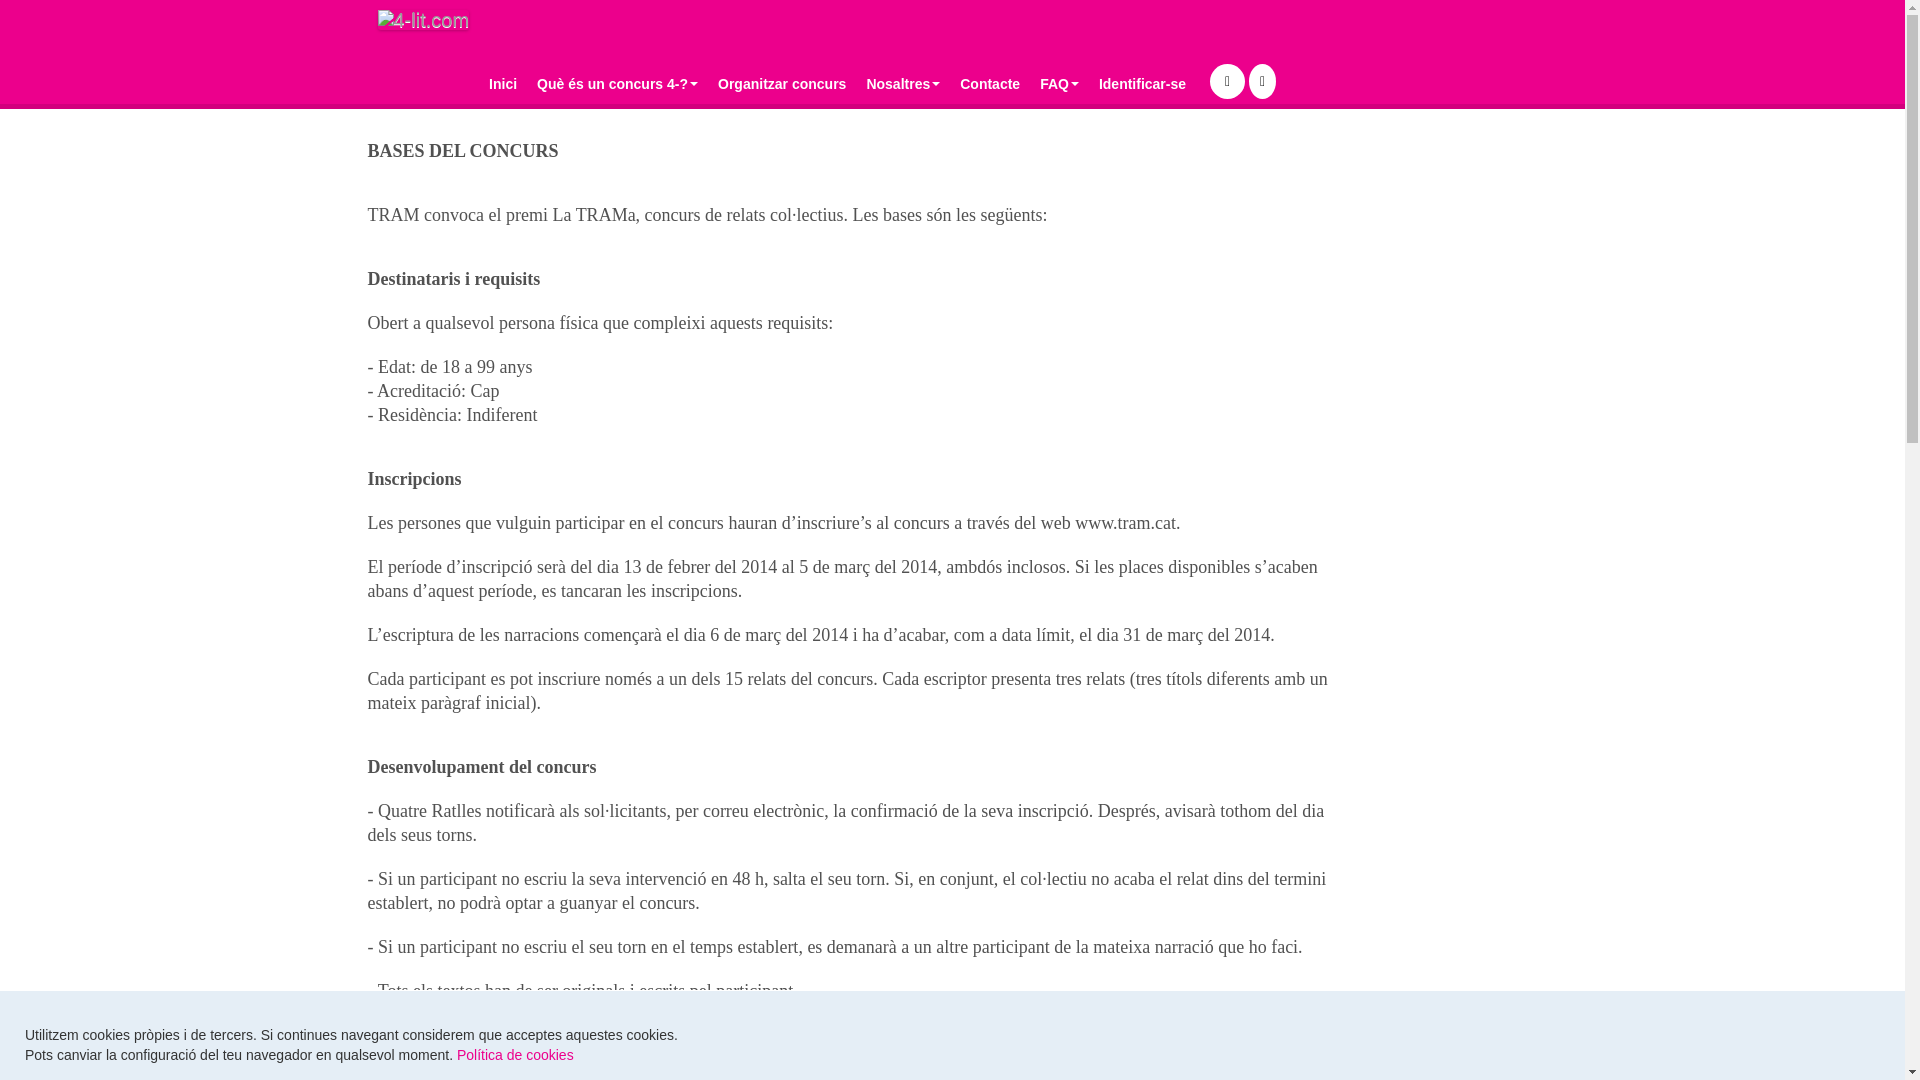 This screenshot has height=1080, width=1920. What do you see at coordinates (989, 83) in the screenshot?
I see `'Contacte'` at bounding box center [989, 83].